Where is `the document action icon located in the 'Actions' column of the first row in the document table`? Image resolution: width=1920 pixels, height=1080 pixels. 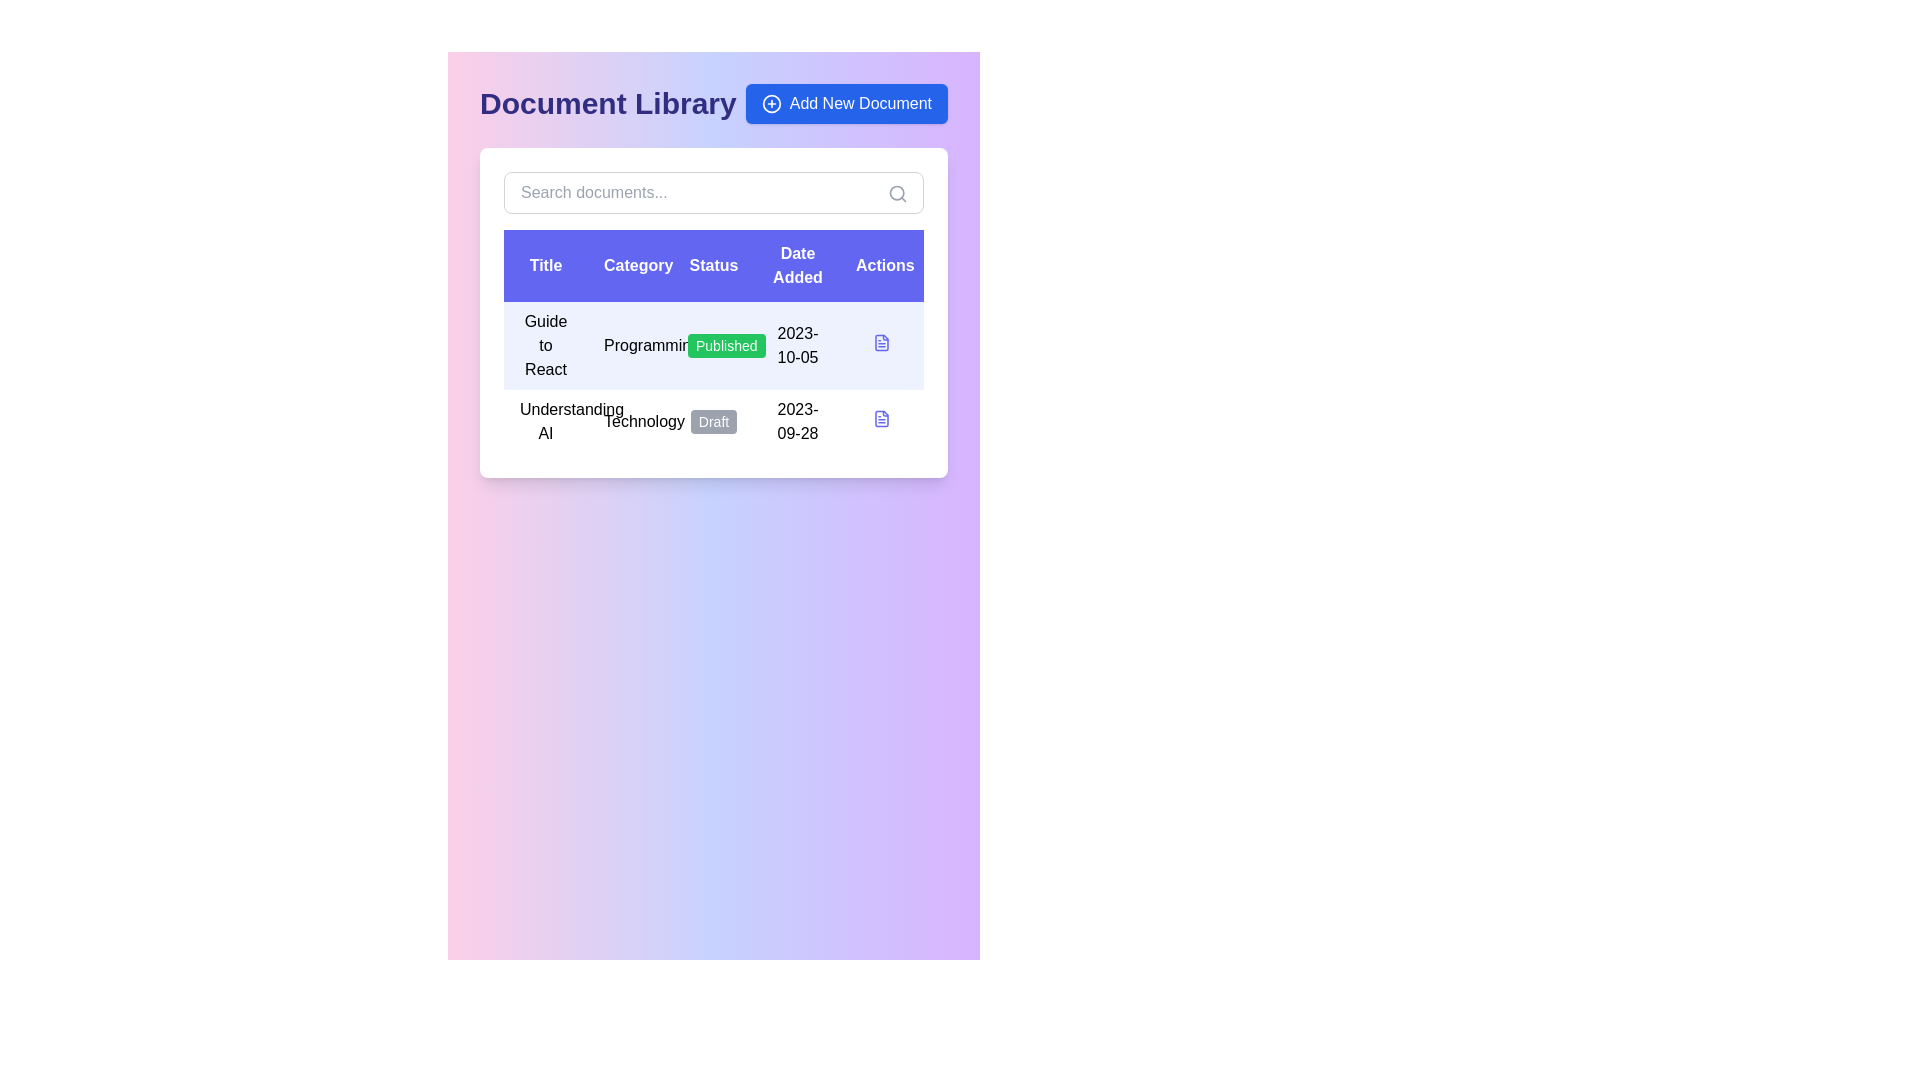
the document action icon located in the 'Actions' column of the first row in the document table is located at coordinates (881, 341).